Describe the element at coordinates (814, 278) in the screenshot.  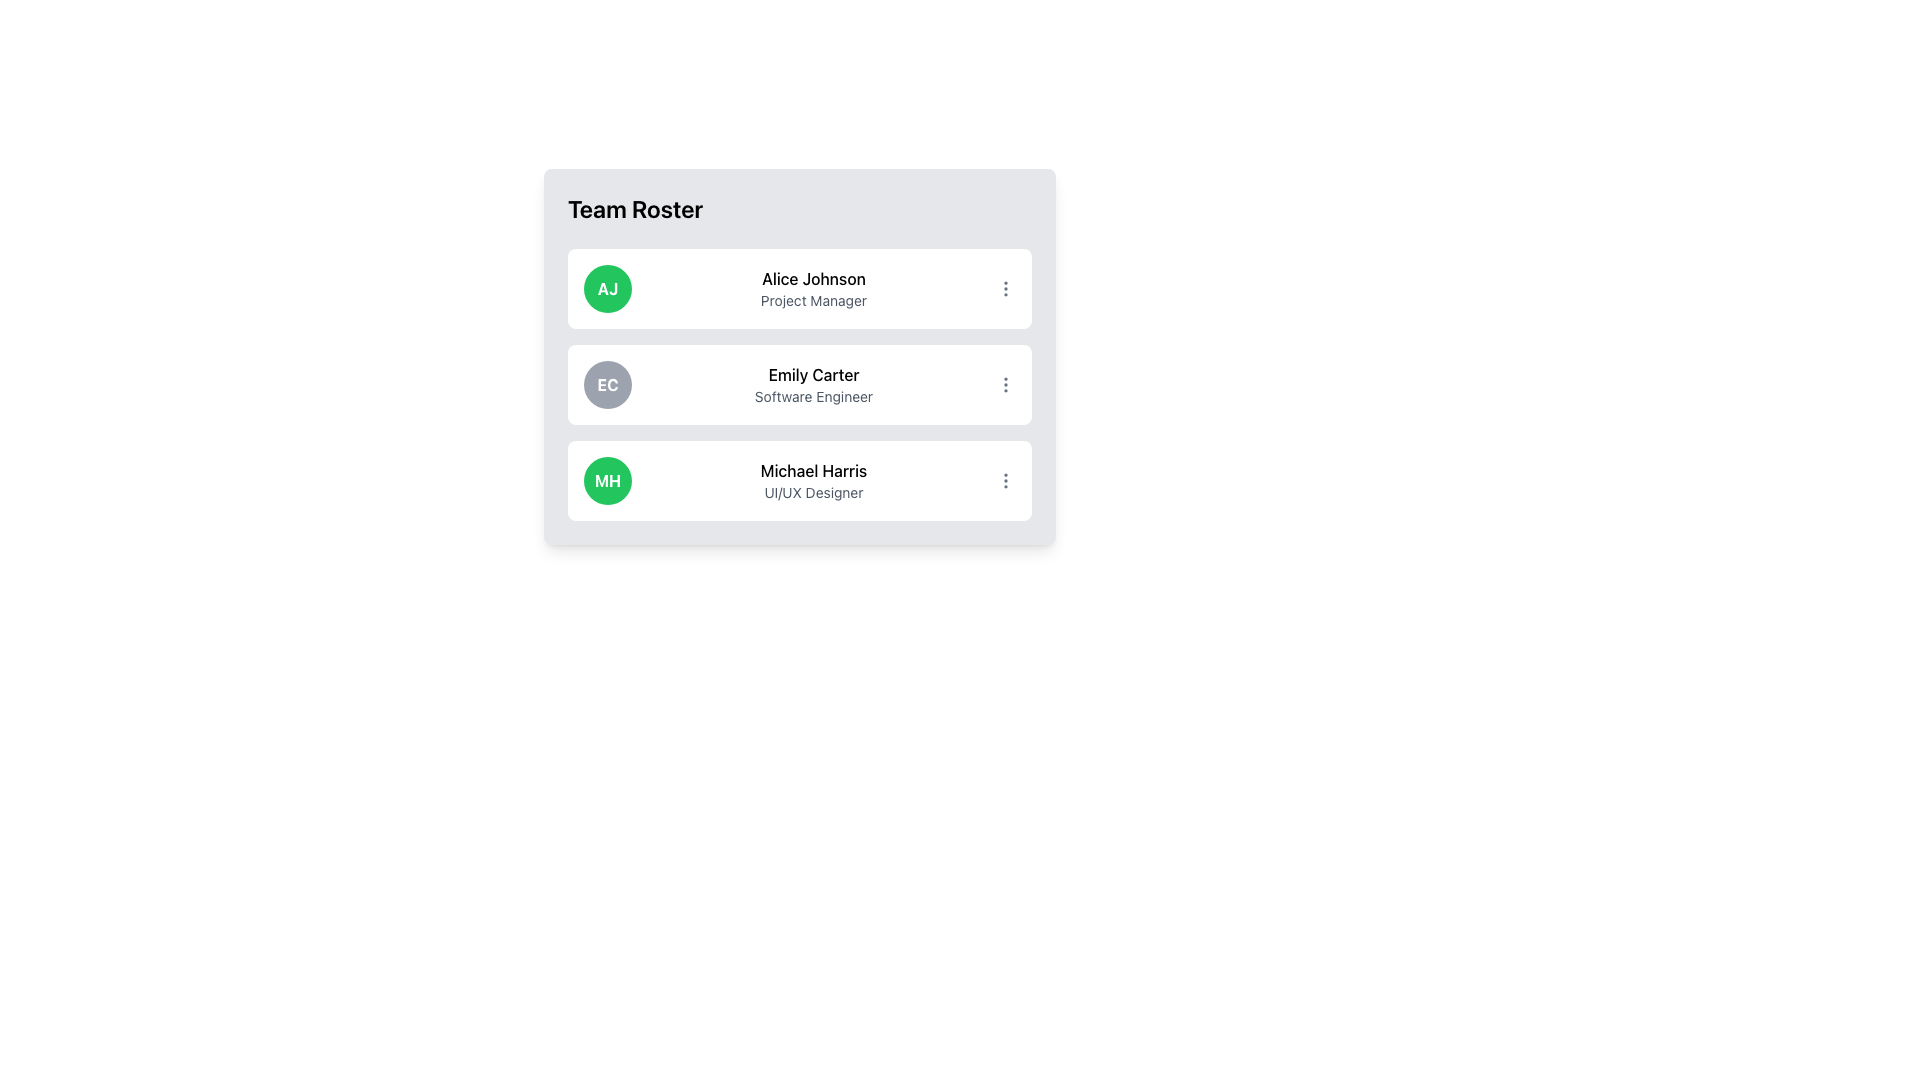
I see `the text label identifying the team member's name in the first row of the 'Team Roster', positioned to the right of the green icon with initials 'AJ'` at that location.